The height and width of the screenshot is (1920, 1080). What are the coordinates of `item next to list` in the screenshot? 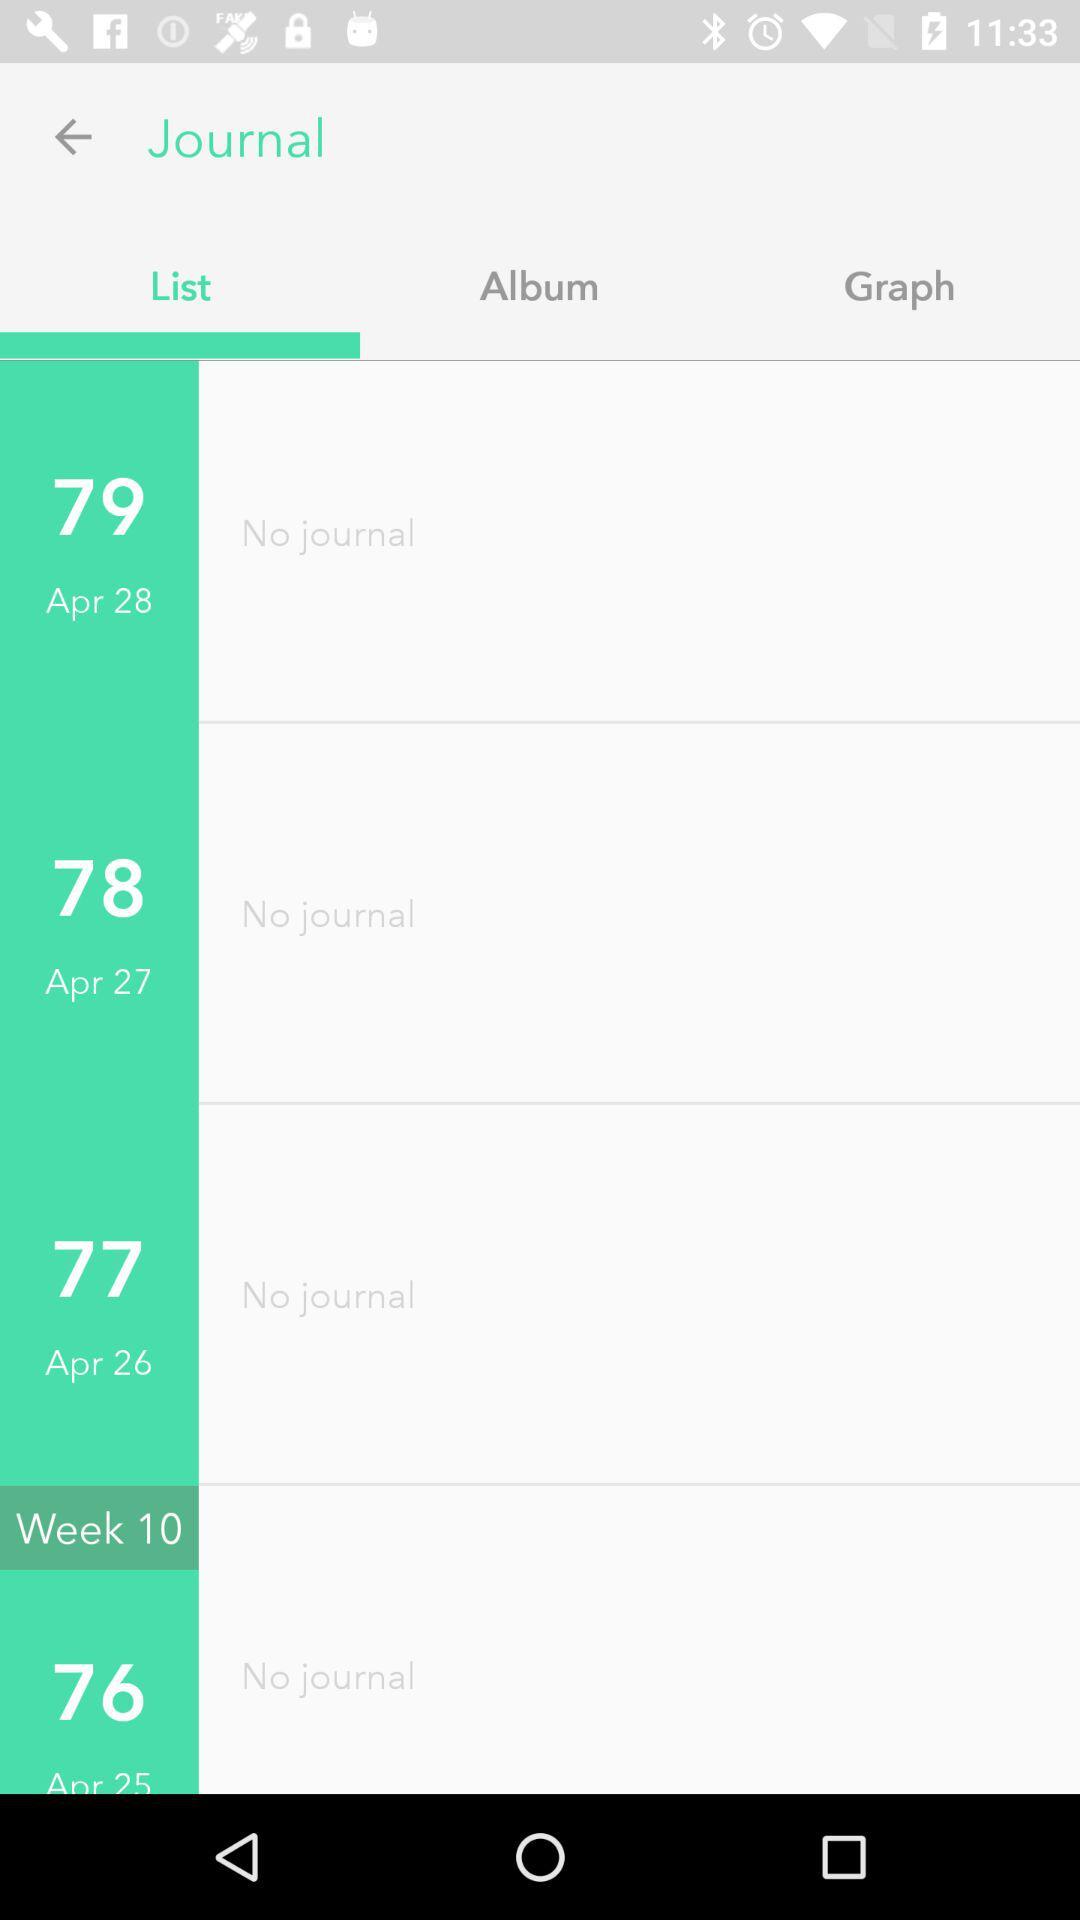 It's located at (540, 284).